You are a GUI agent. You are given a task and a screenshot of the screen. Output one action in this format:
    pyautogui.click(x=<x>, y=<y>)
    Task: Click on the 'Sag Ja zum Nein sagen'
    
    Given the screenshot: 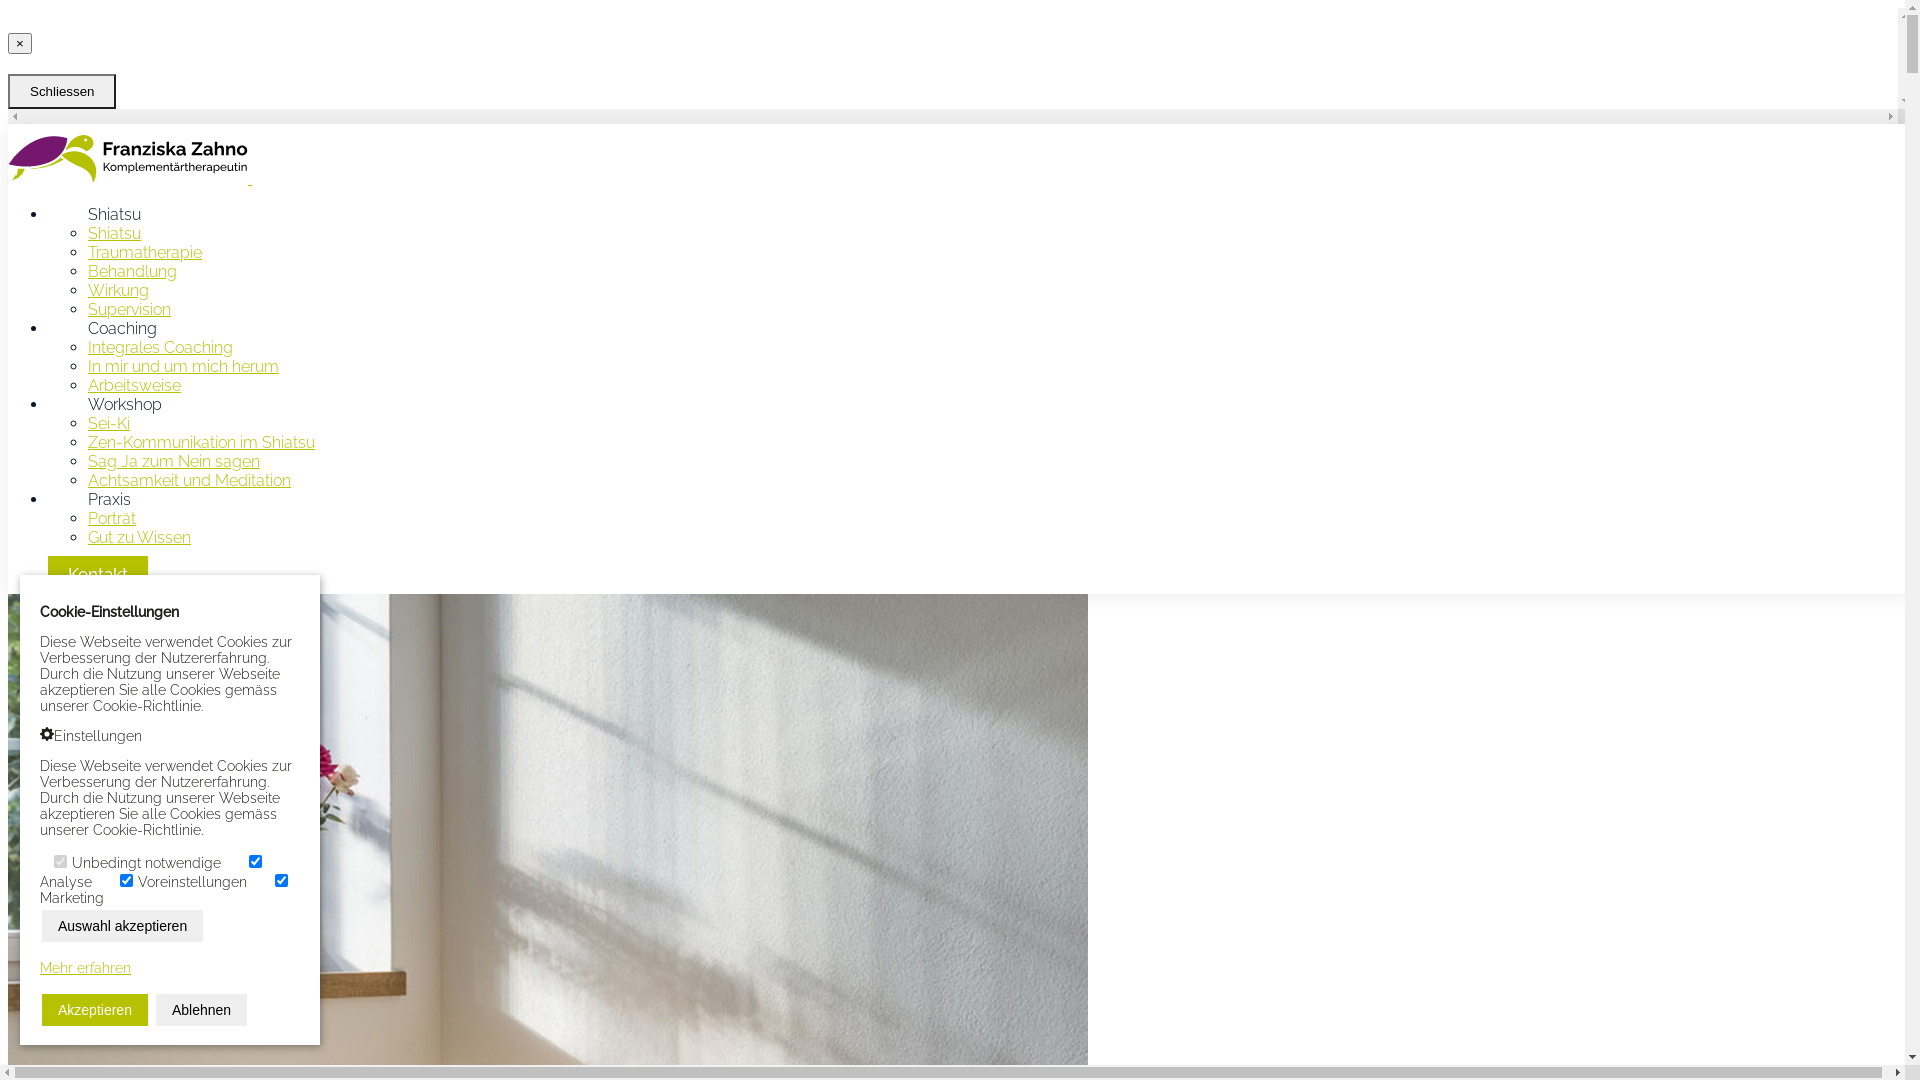 What is the action you would take?
    pyautogui.click(x=173, y=461)
    